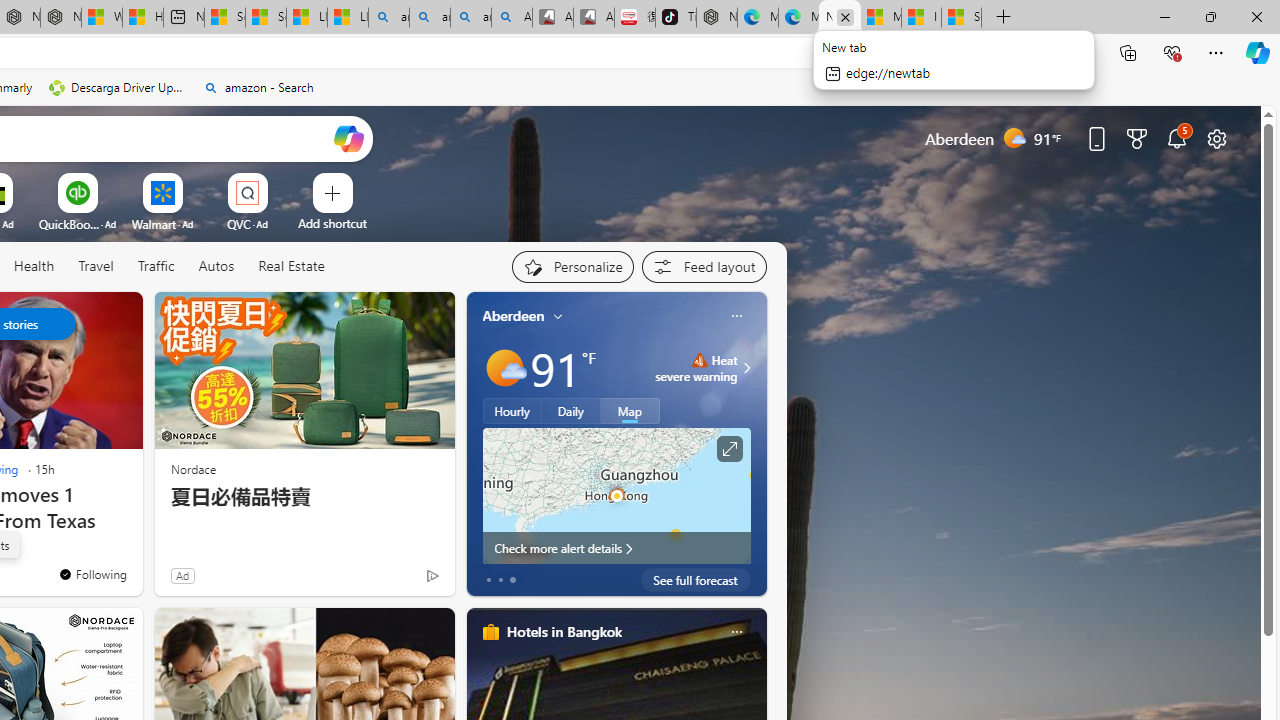 The height and width of the screenshot is (720, 1280). I want to click on 'Health', so click(34, 265).